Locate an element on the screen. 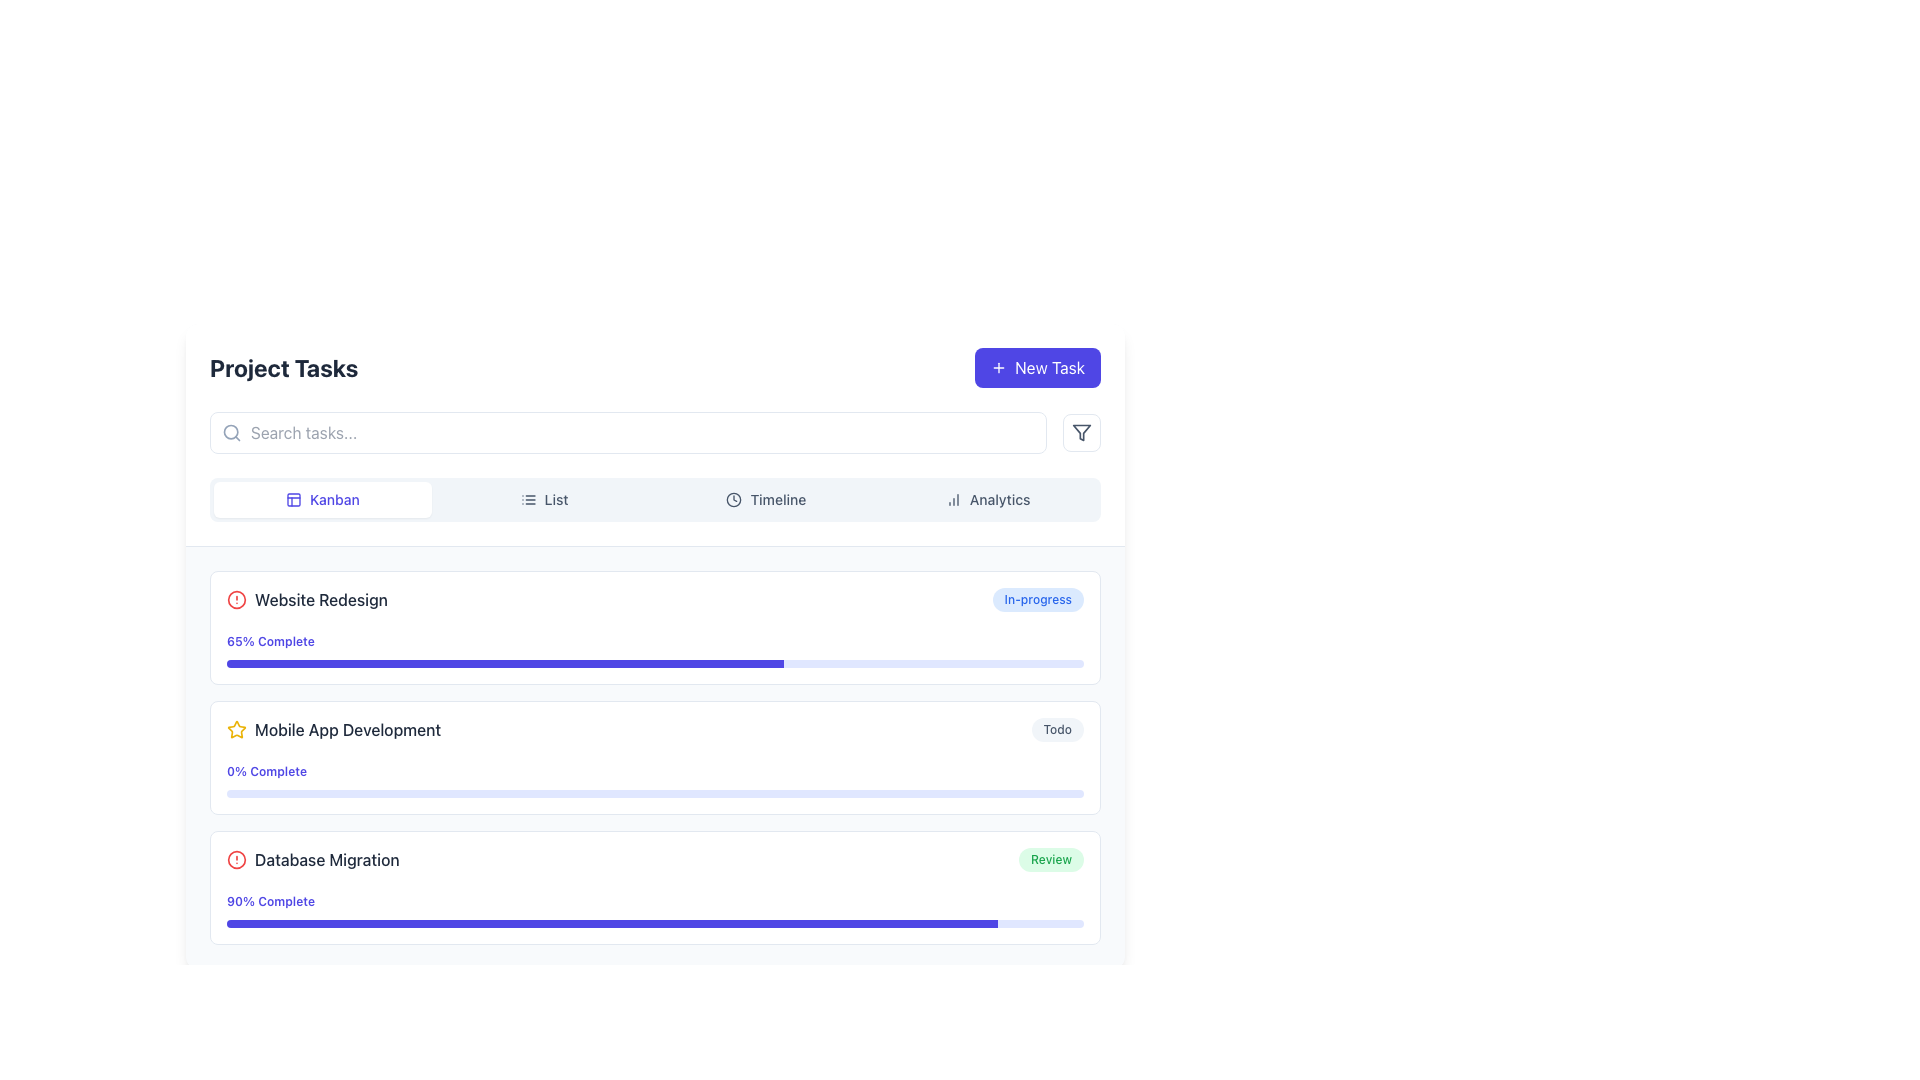 This screenshot has width=1920, height=1080. the star icon located on the left side of the 'Mobile App Development' task entry to interact with it is located at coordinates (236, 729).